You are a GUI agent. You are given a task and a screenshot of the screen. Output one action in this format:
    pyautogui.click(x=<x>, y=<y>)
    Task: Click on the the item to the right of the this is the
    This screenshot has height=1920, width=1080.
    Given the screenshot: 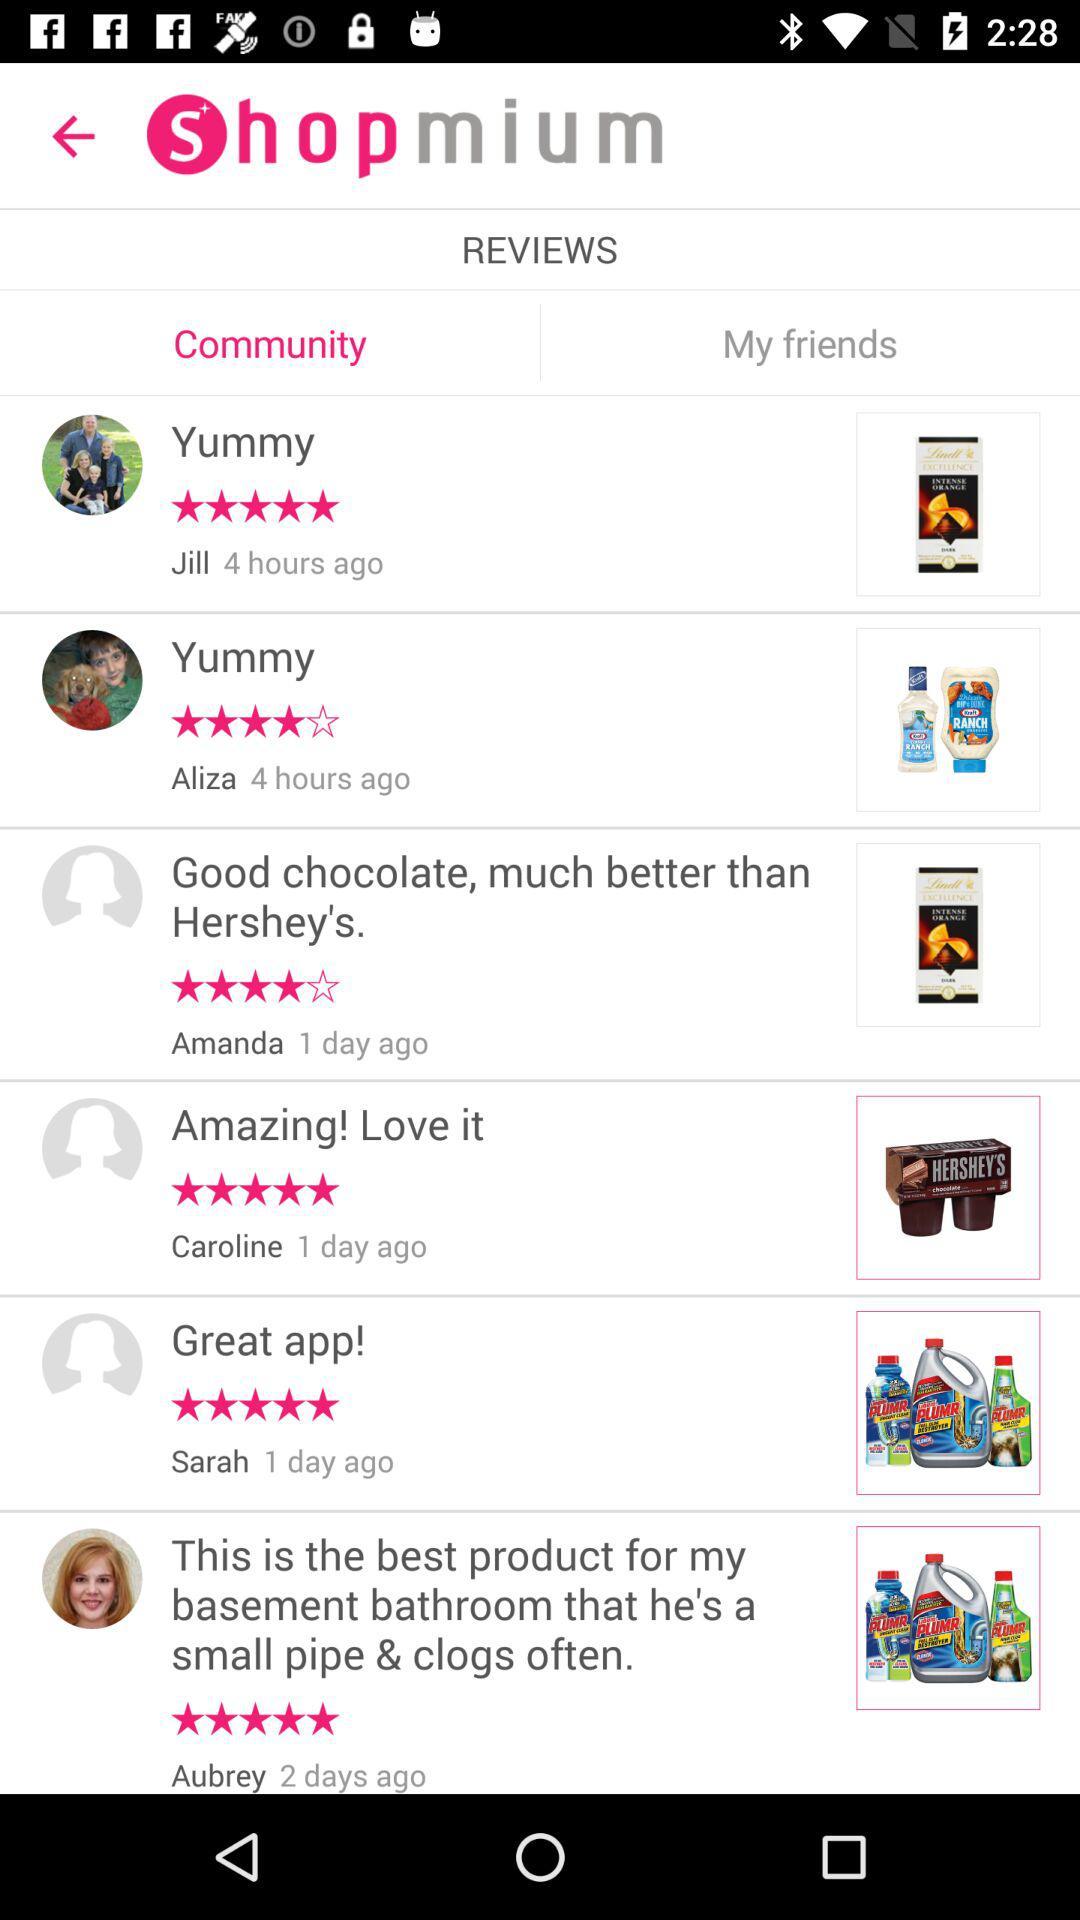 What is the action you would take?
    pyautogui.click(x=947, y=1618)
    